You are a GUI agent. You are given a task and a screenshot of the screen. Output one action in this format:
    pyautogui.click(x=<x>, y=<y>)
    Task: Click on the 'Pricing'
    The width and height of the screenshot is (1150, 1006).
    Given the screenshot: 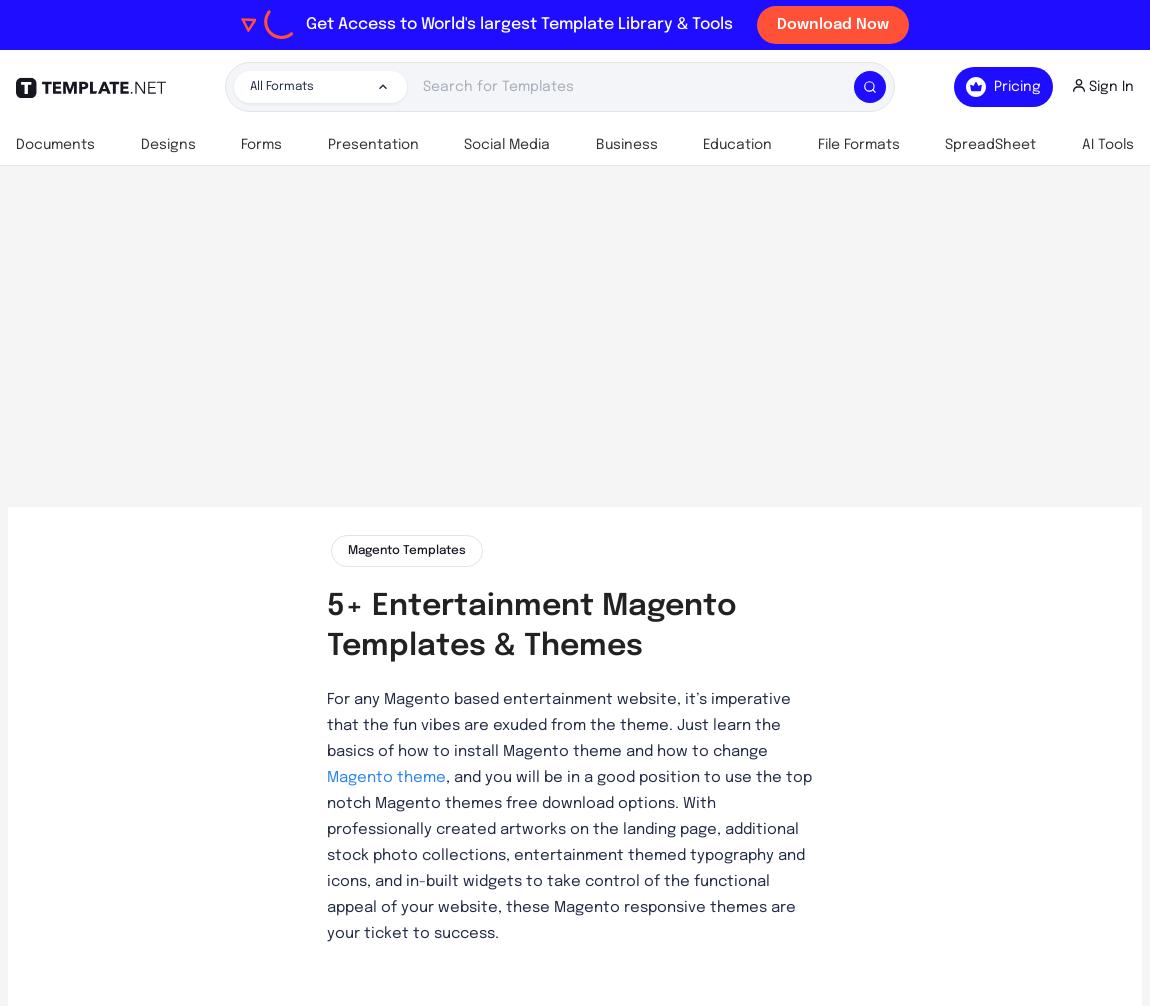 What is the action you would take?
    pyautogui.click(x=1017, y=87)
    